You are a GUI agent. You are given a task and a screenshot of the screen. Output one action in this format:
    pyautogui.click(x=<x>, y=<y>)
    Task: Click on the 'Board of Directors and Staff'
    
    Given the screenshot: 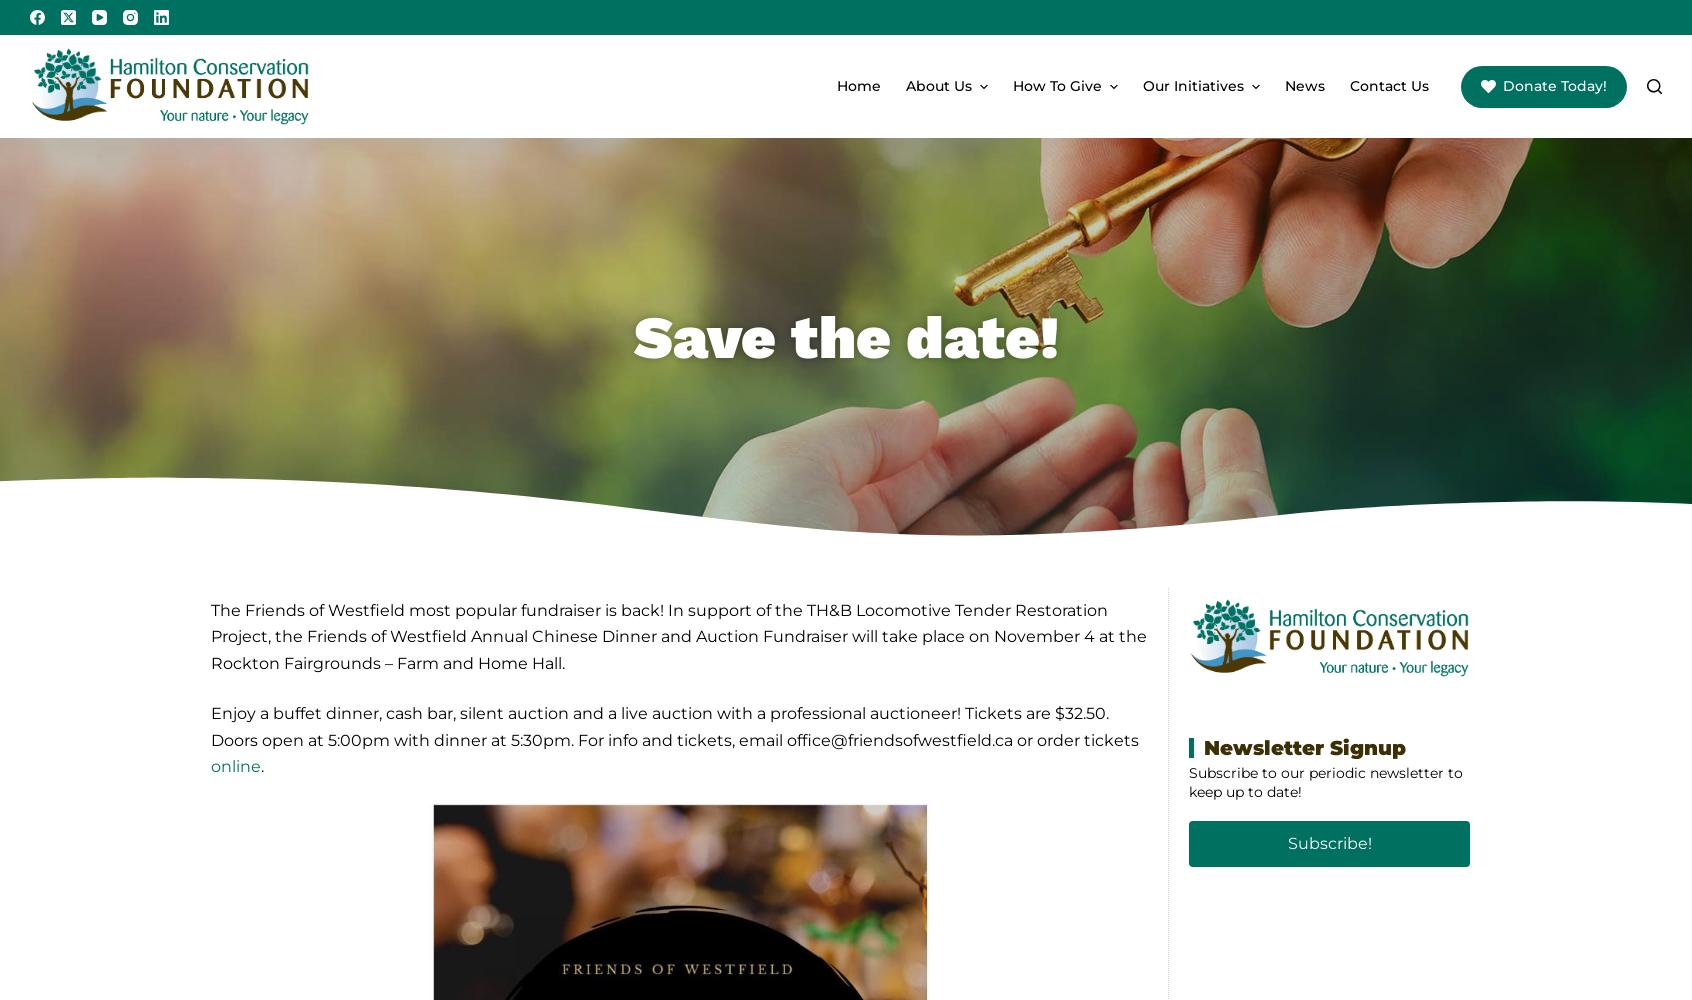 What is the action you would take?
    pyautogui.click(x=981, y=171)
    